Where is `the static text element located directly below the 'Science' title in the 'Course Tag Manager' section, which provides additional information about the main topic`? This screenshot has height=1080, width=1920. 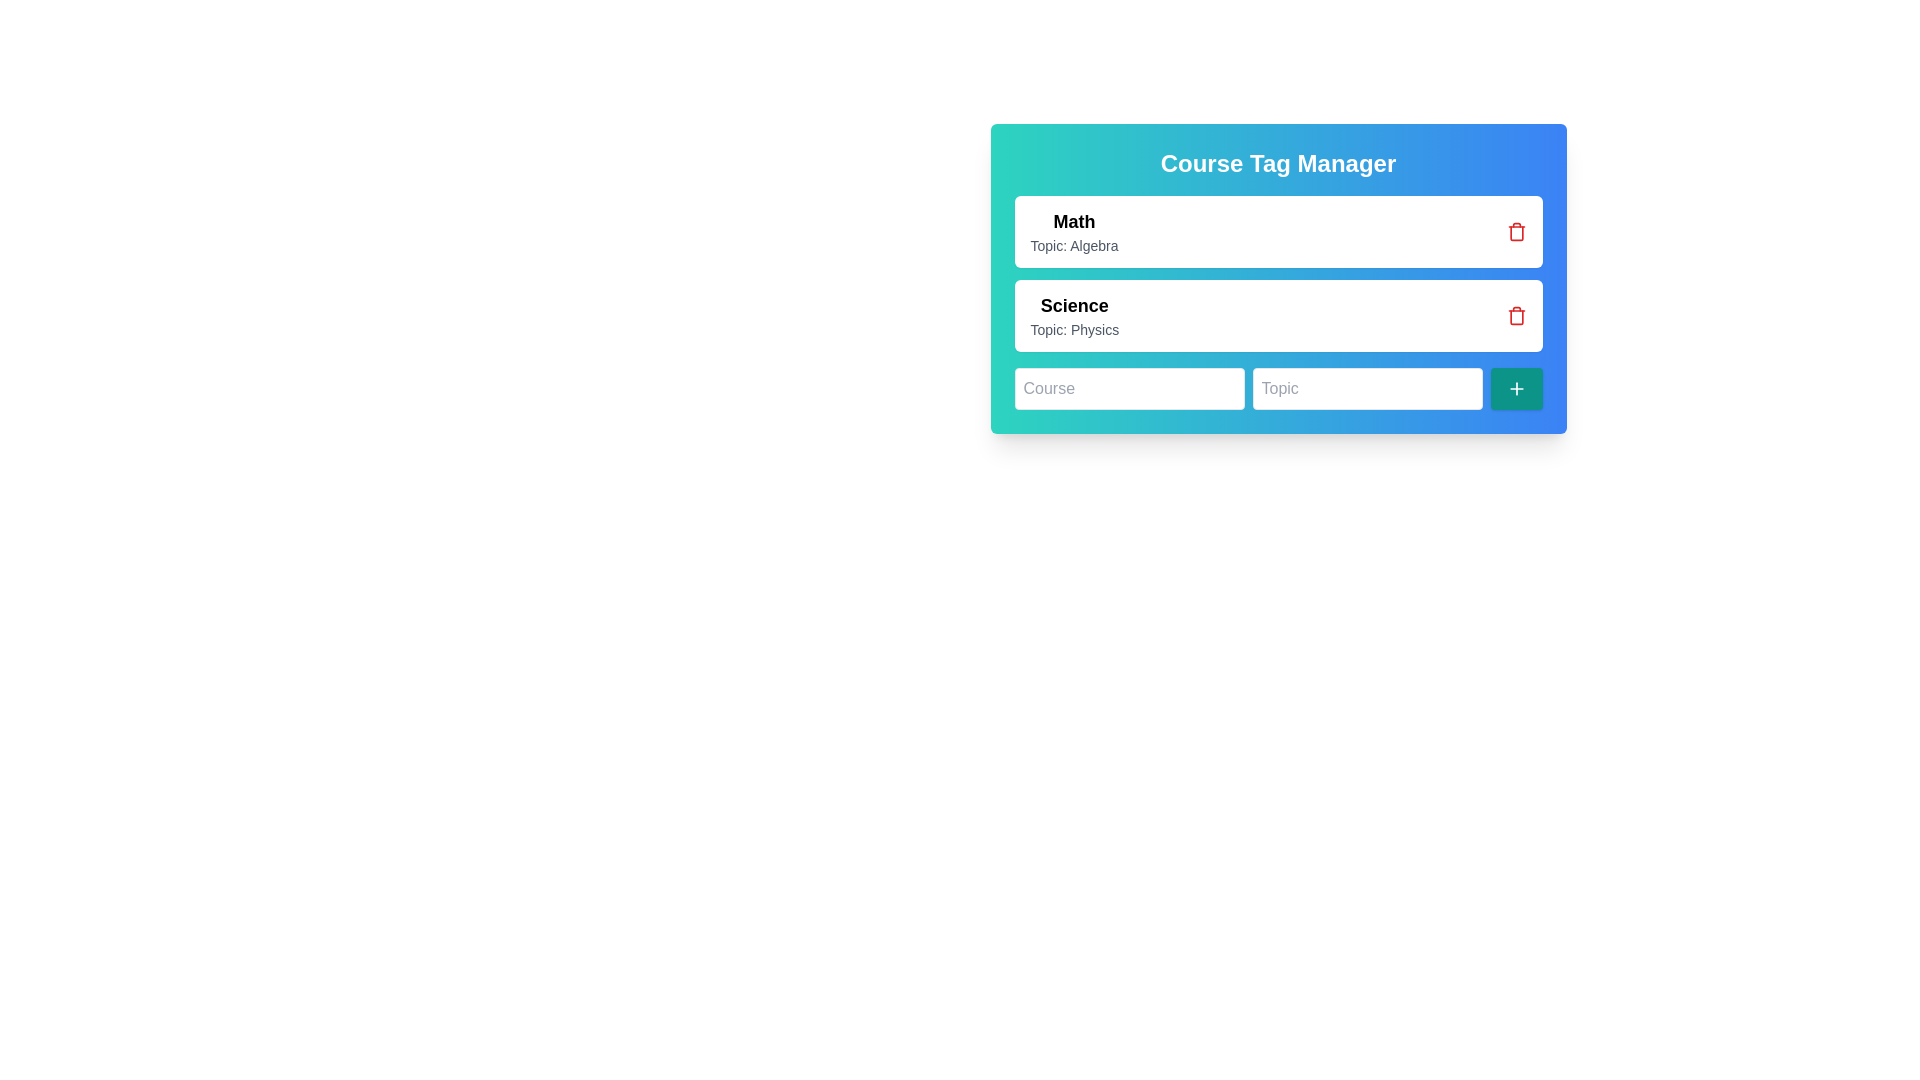
the static text element located directly below the 'Science' title in the 'Course Tag Manager' section, which provides additional information about the main topic is located at coordinates (1073, 329).